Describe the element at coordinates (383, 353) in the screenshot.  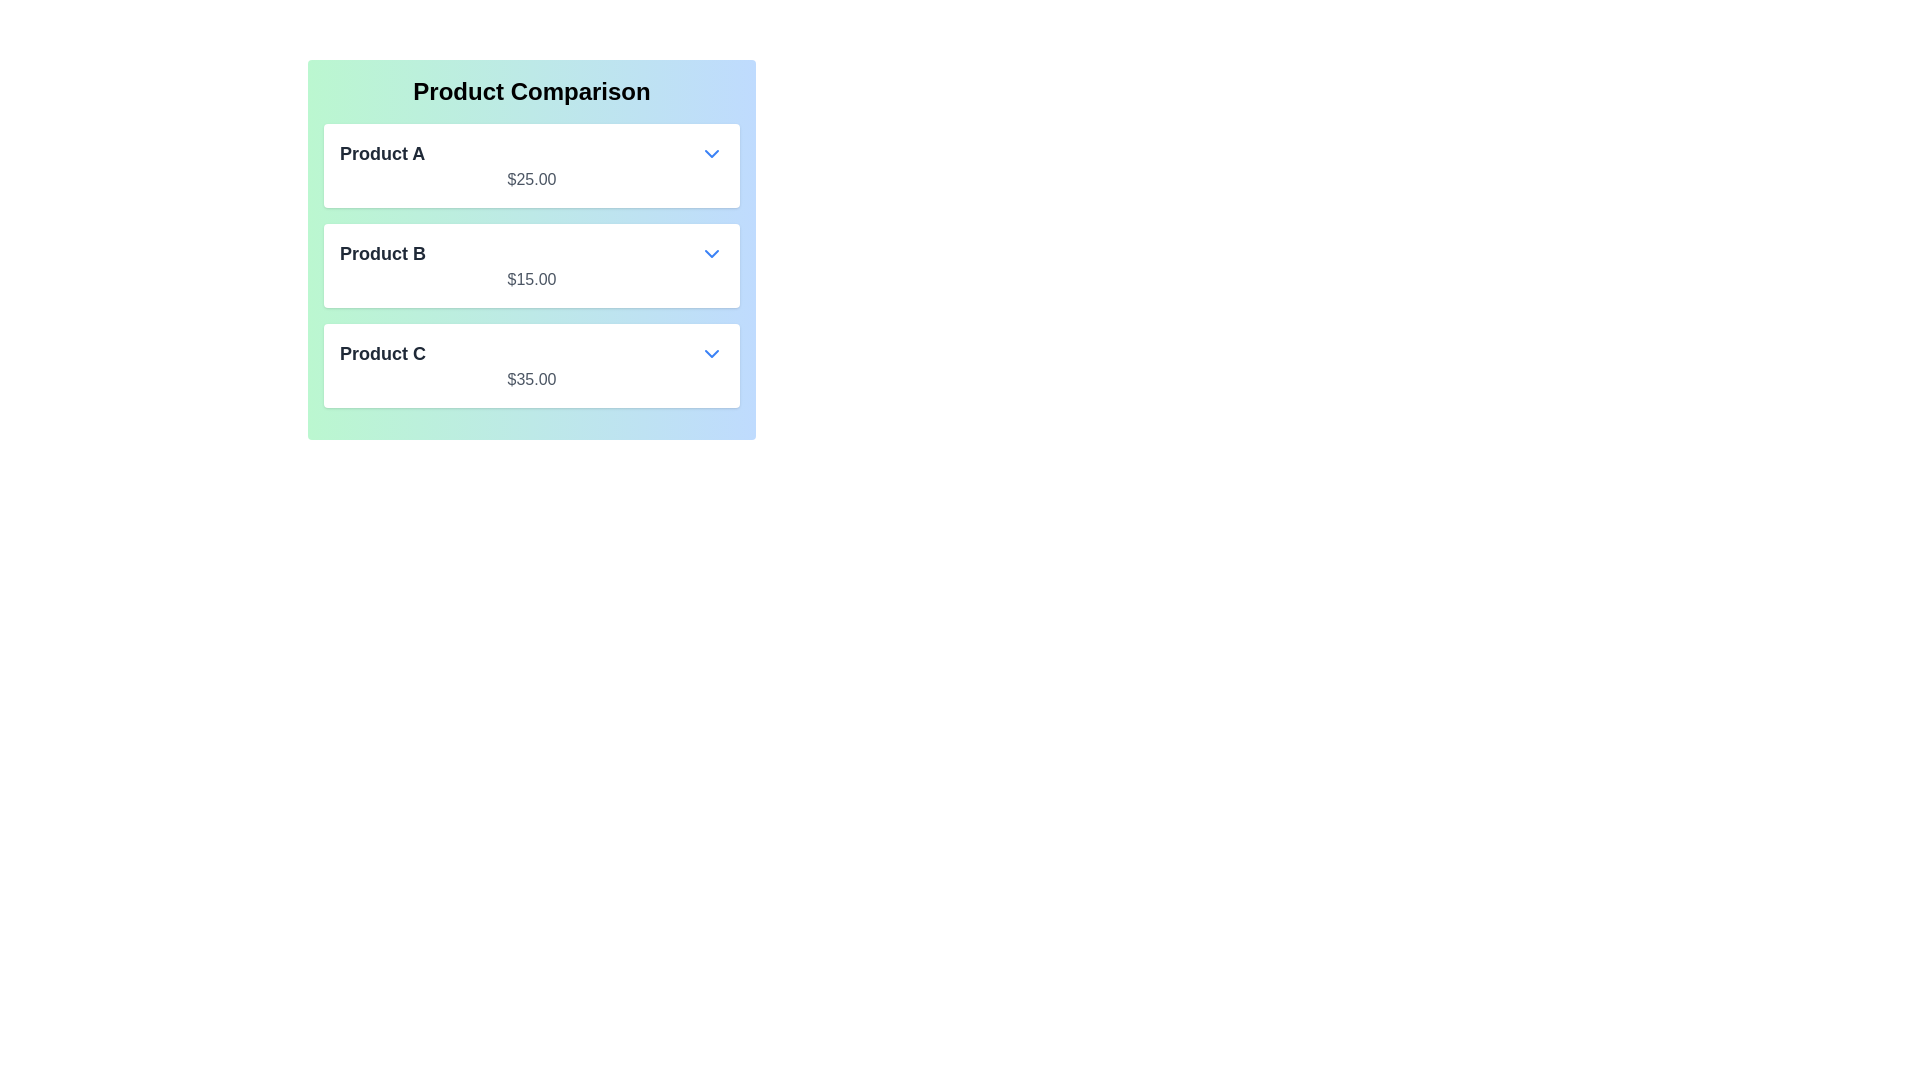
I see `the text label for 'Product C'` at that location.